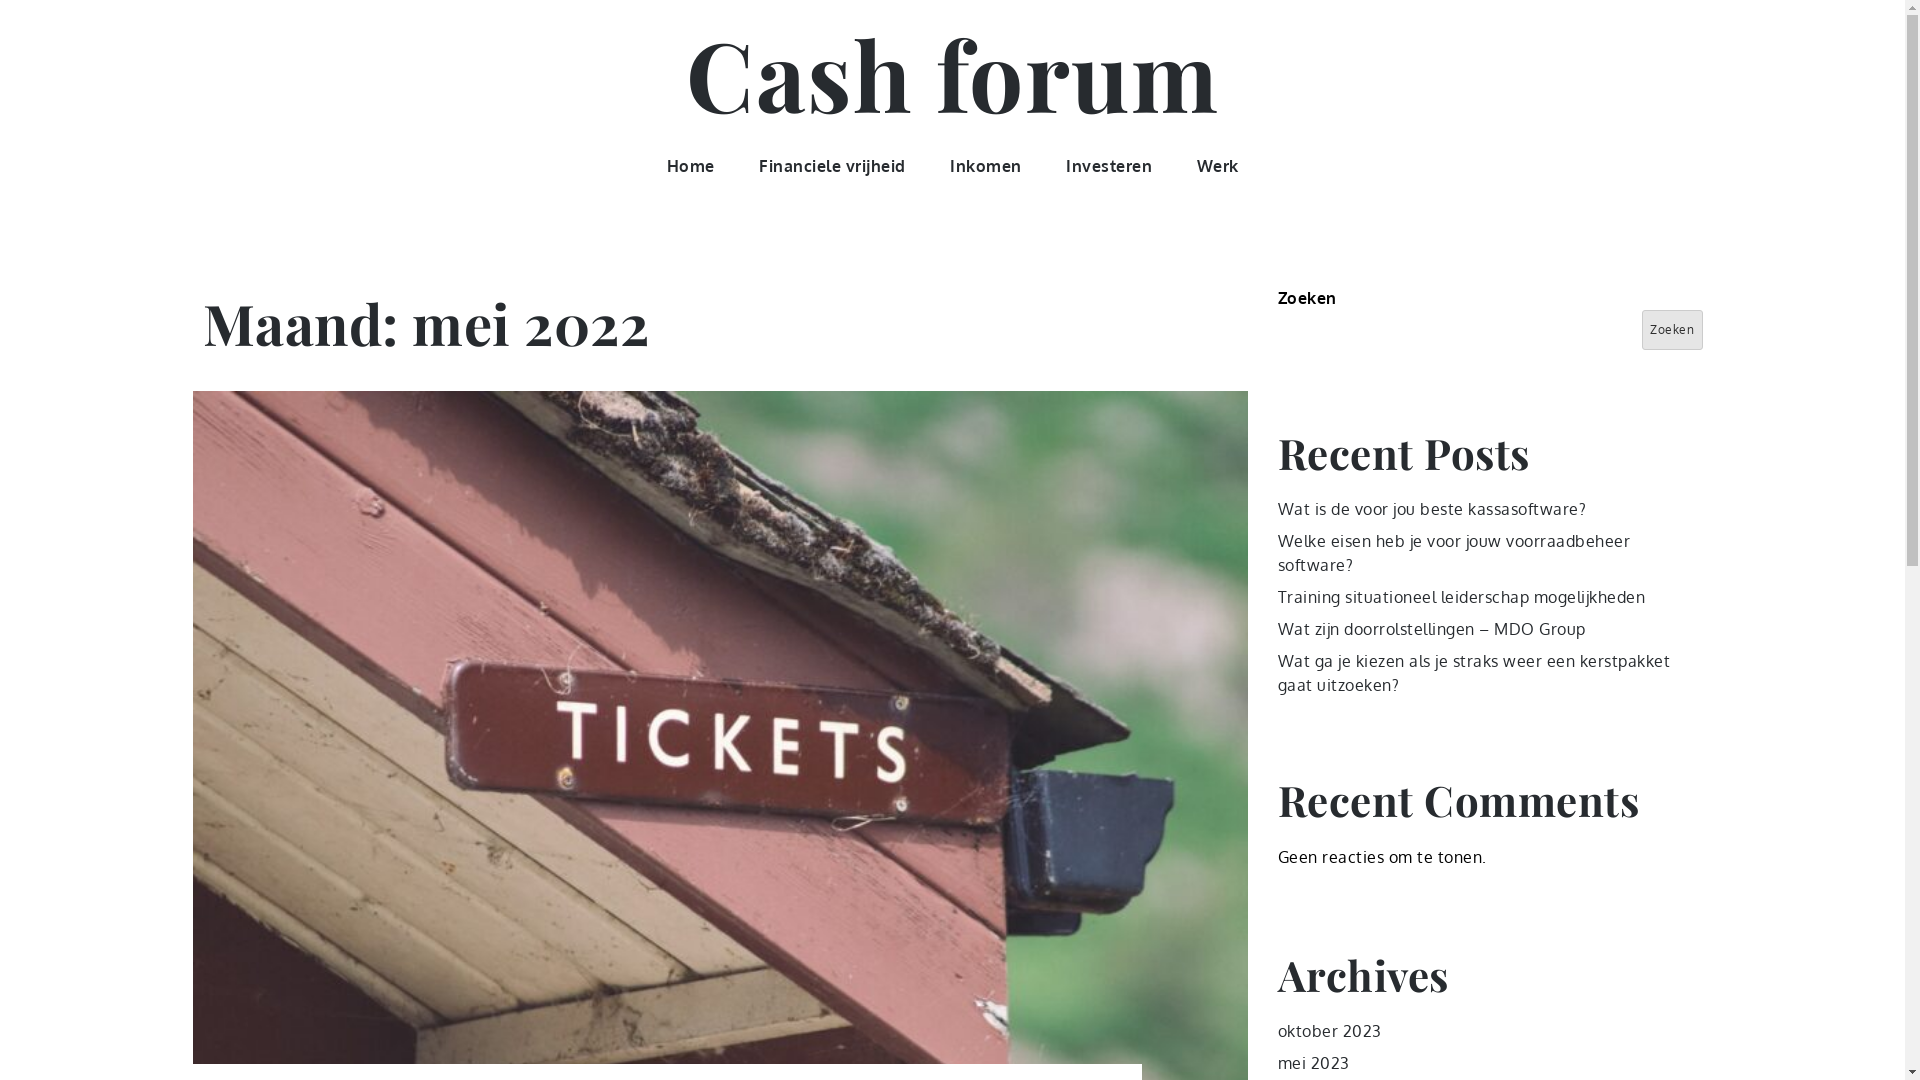 The width and height of the screenshot is (1920, 1080). I want to click on 'Wat is de voor jou beste kassasoftware?', so click(1431, 508).